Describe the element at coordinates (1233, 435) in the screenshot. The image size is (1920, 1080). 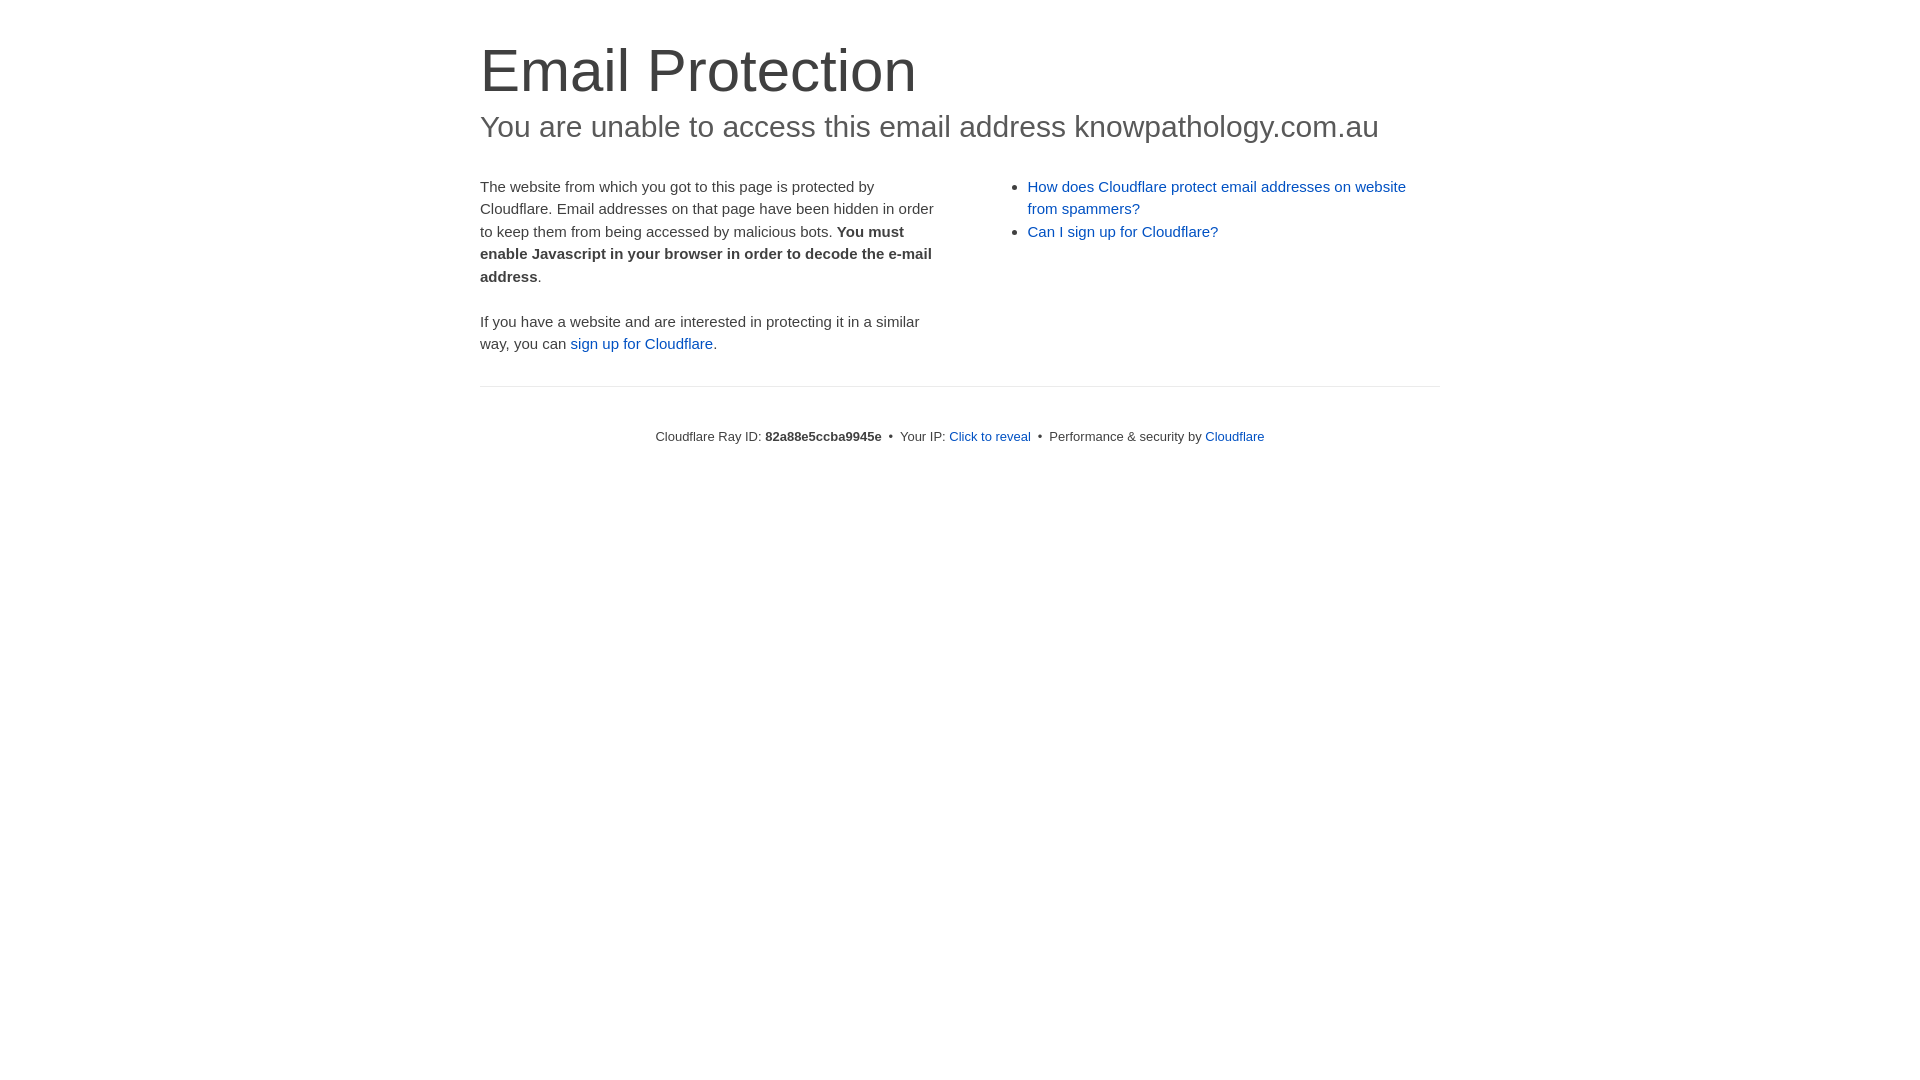
I see `'Cloudflare'` at that location.